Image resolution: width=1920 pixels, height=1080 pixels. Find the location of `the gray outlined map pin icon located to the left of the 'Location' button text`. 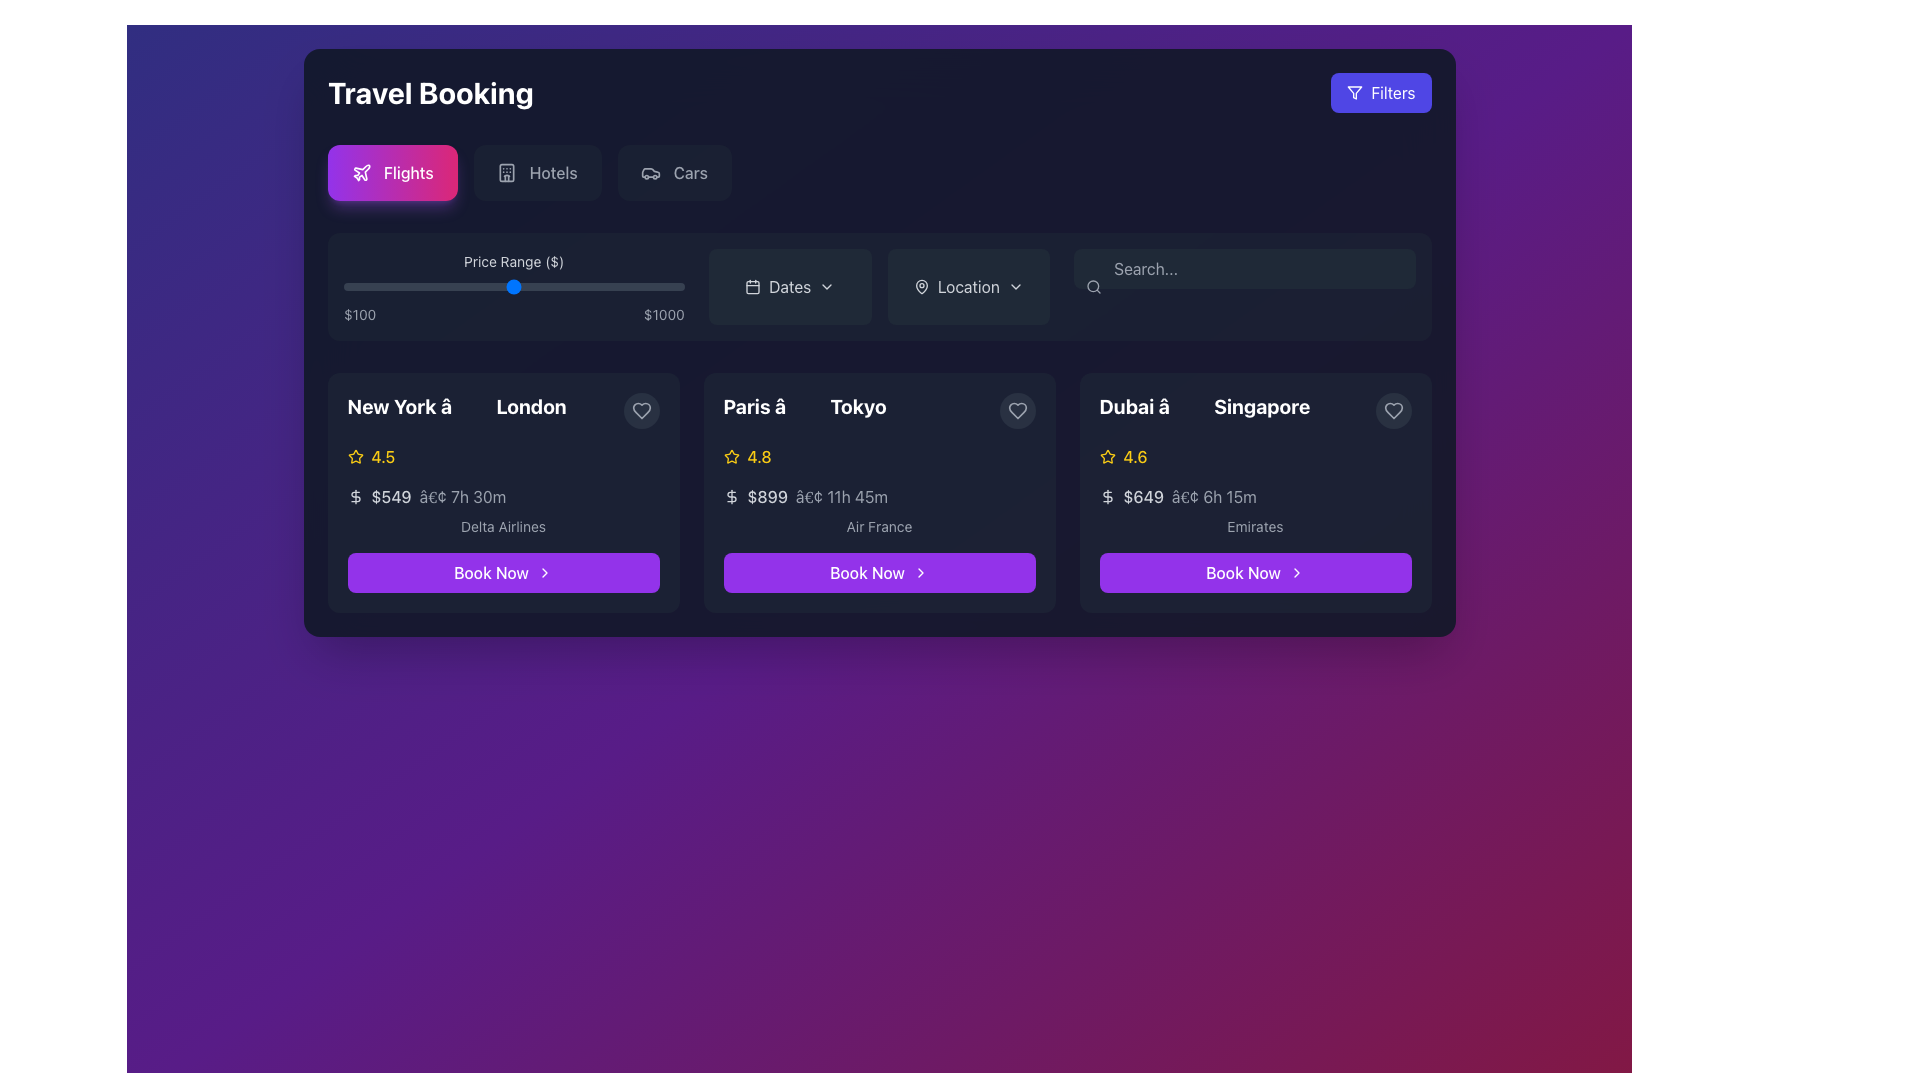

the gray outlined map pin icon located to the left of the 'Location' button text is located at coordinates (920, 286).